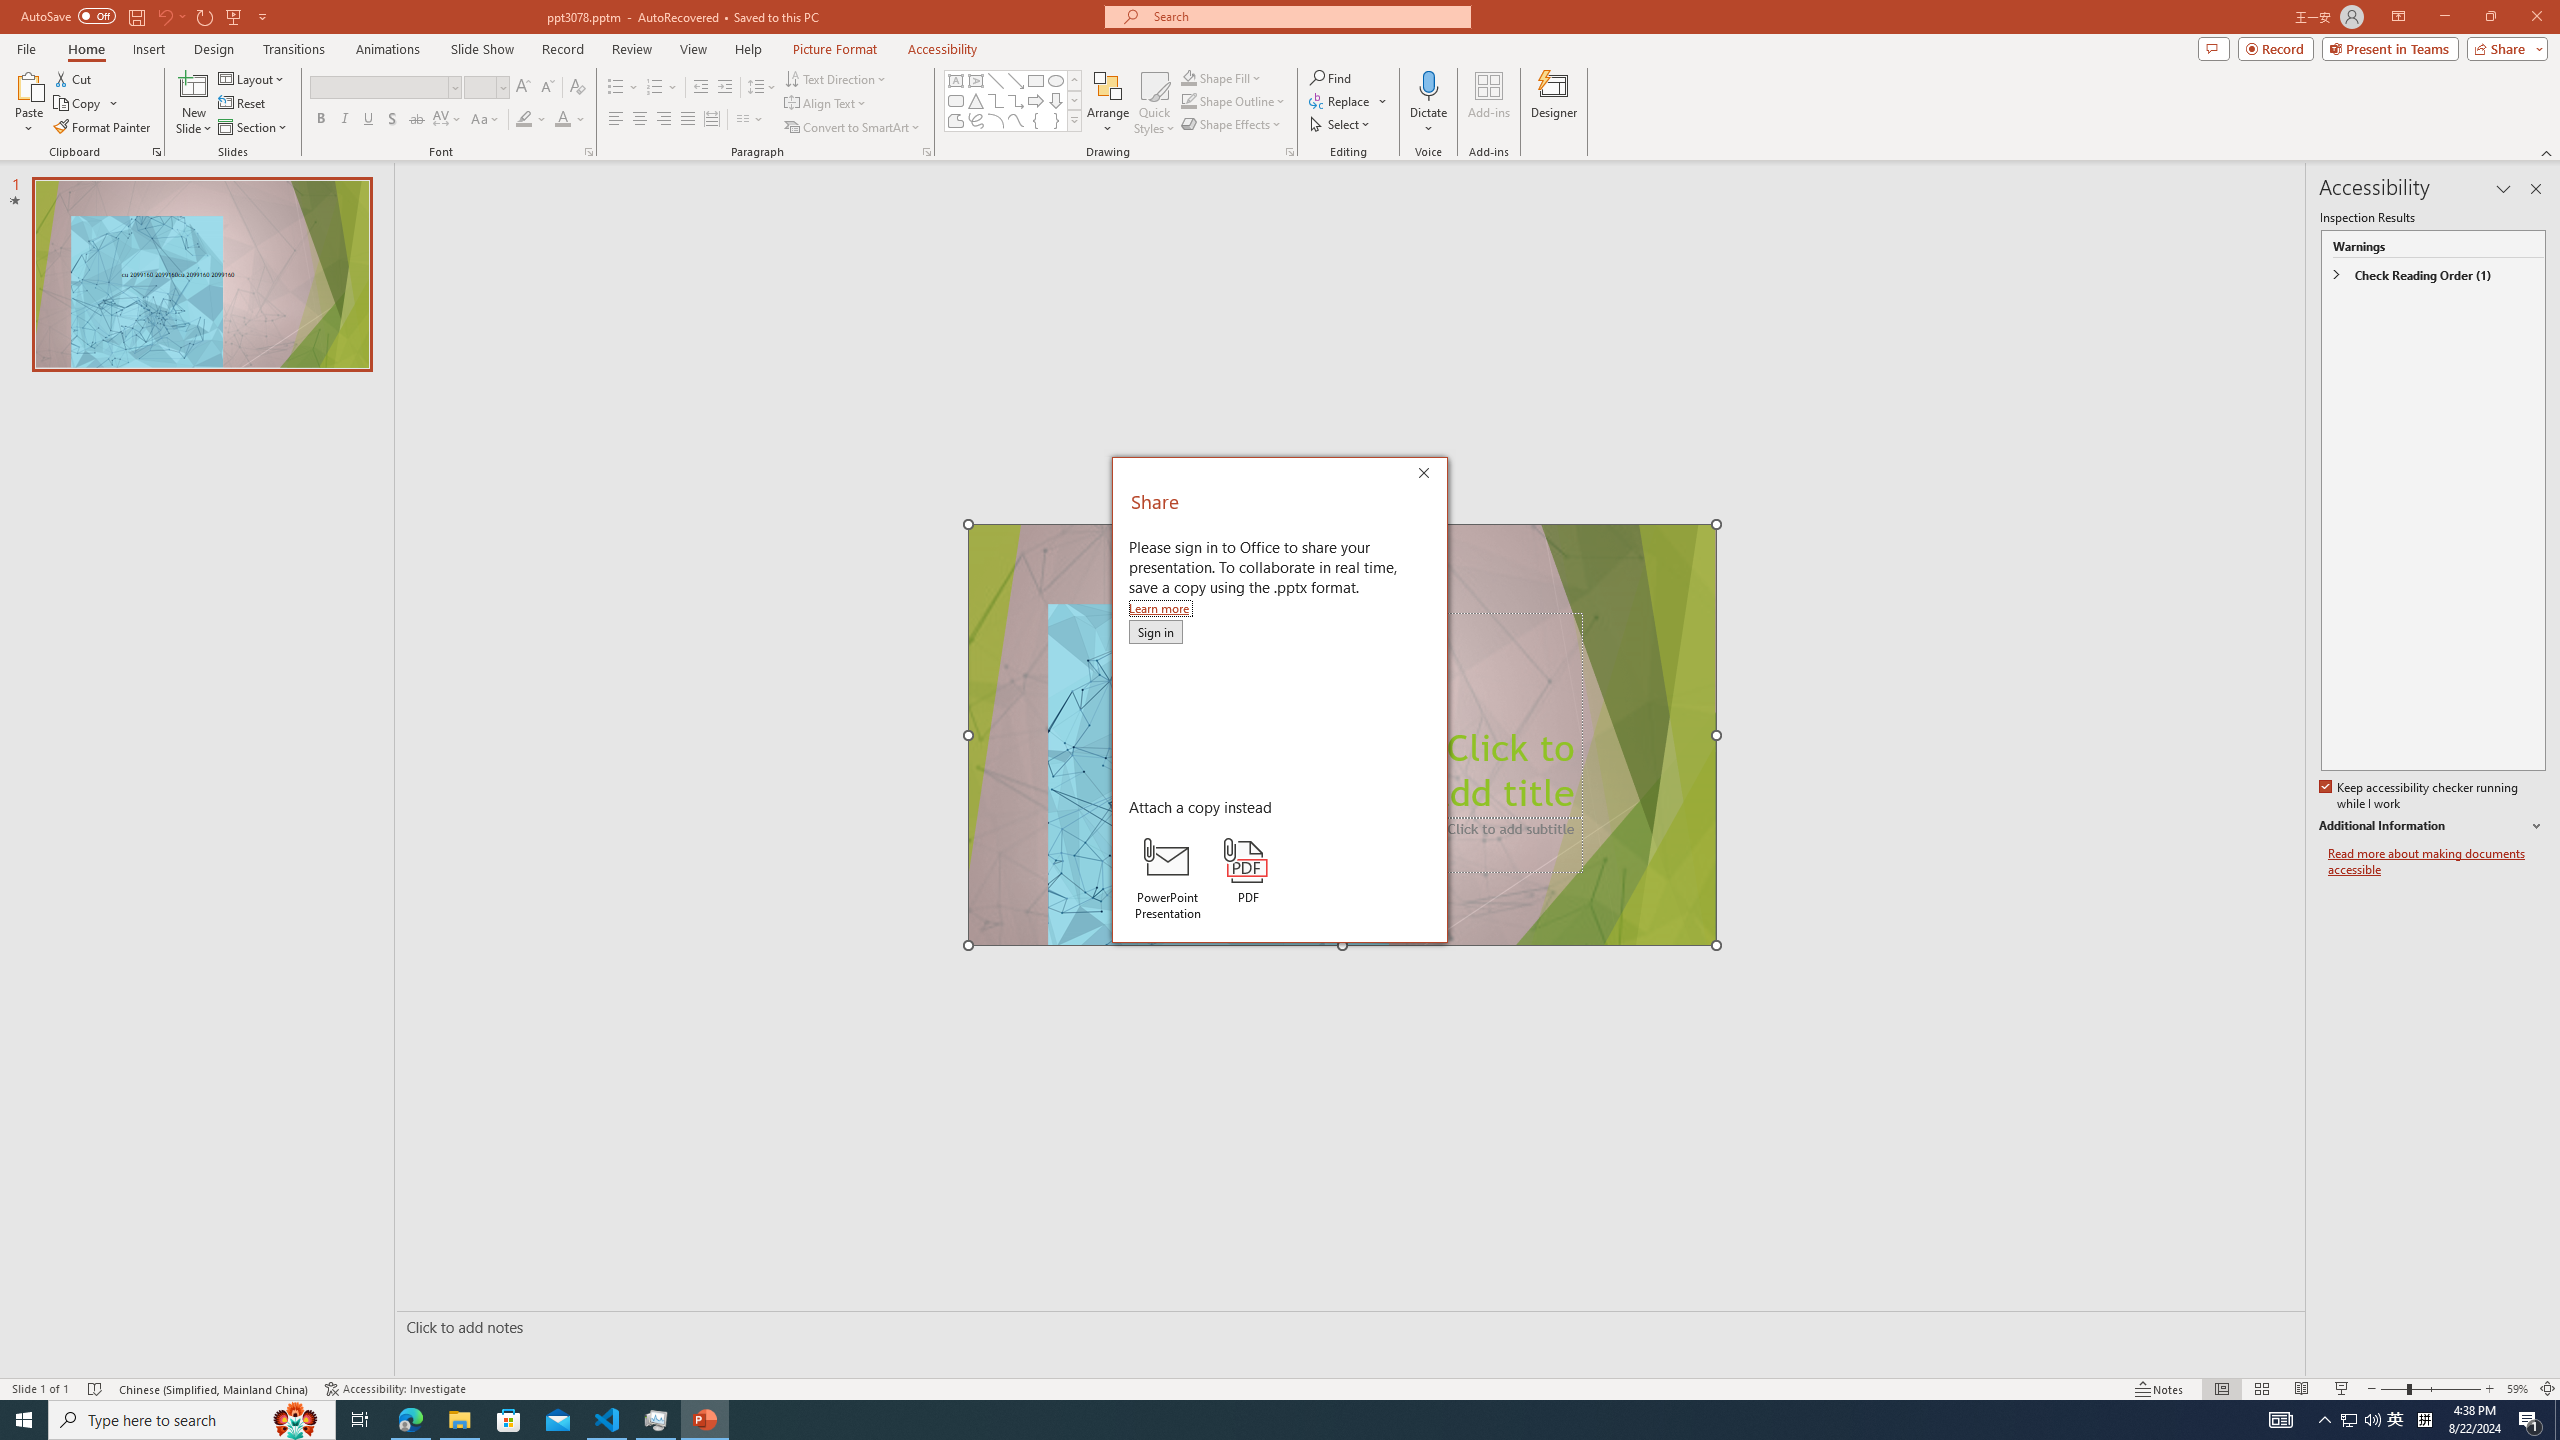  Describe the element at coordinates (587, 150) in the screenshot. I see `'Font...'` at that location.